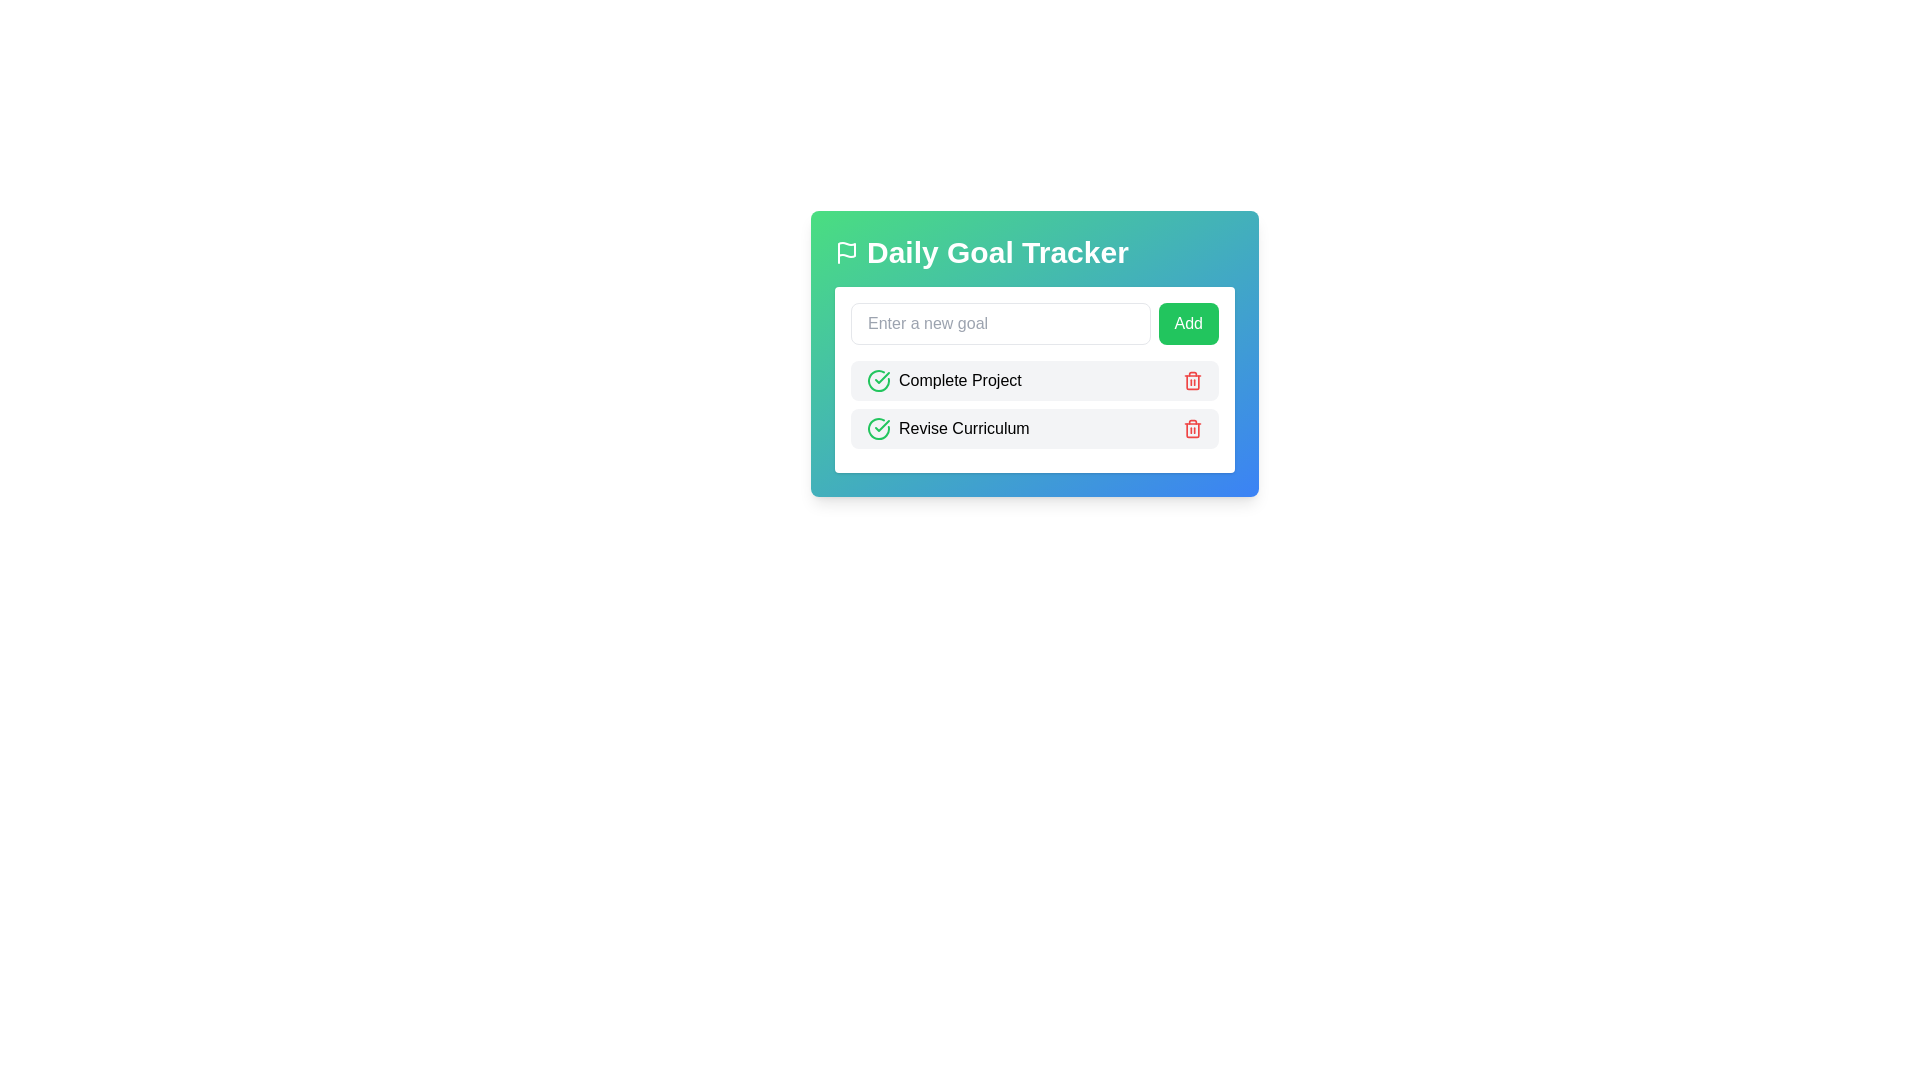 The image size is (1920, 1080). Describe the element at coordinates (881, 424) in the screenshot. I see `the green checkmark symbol in the Daily Goal Tracker interface, which indicates the completion status of the task 'Complete Project'` at that location.